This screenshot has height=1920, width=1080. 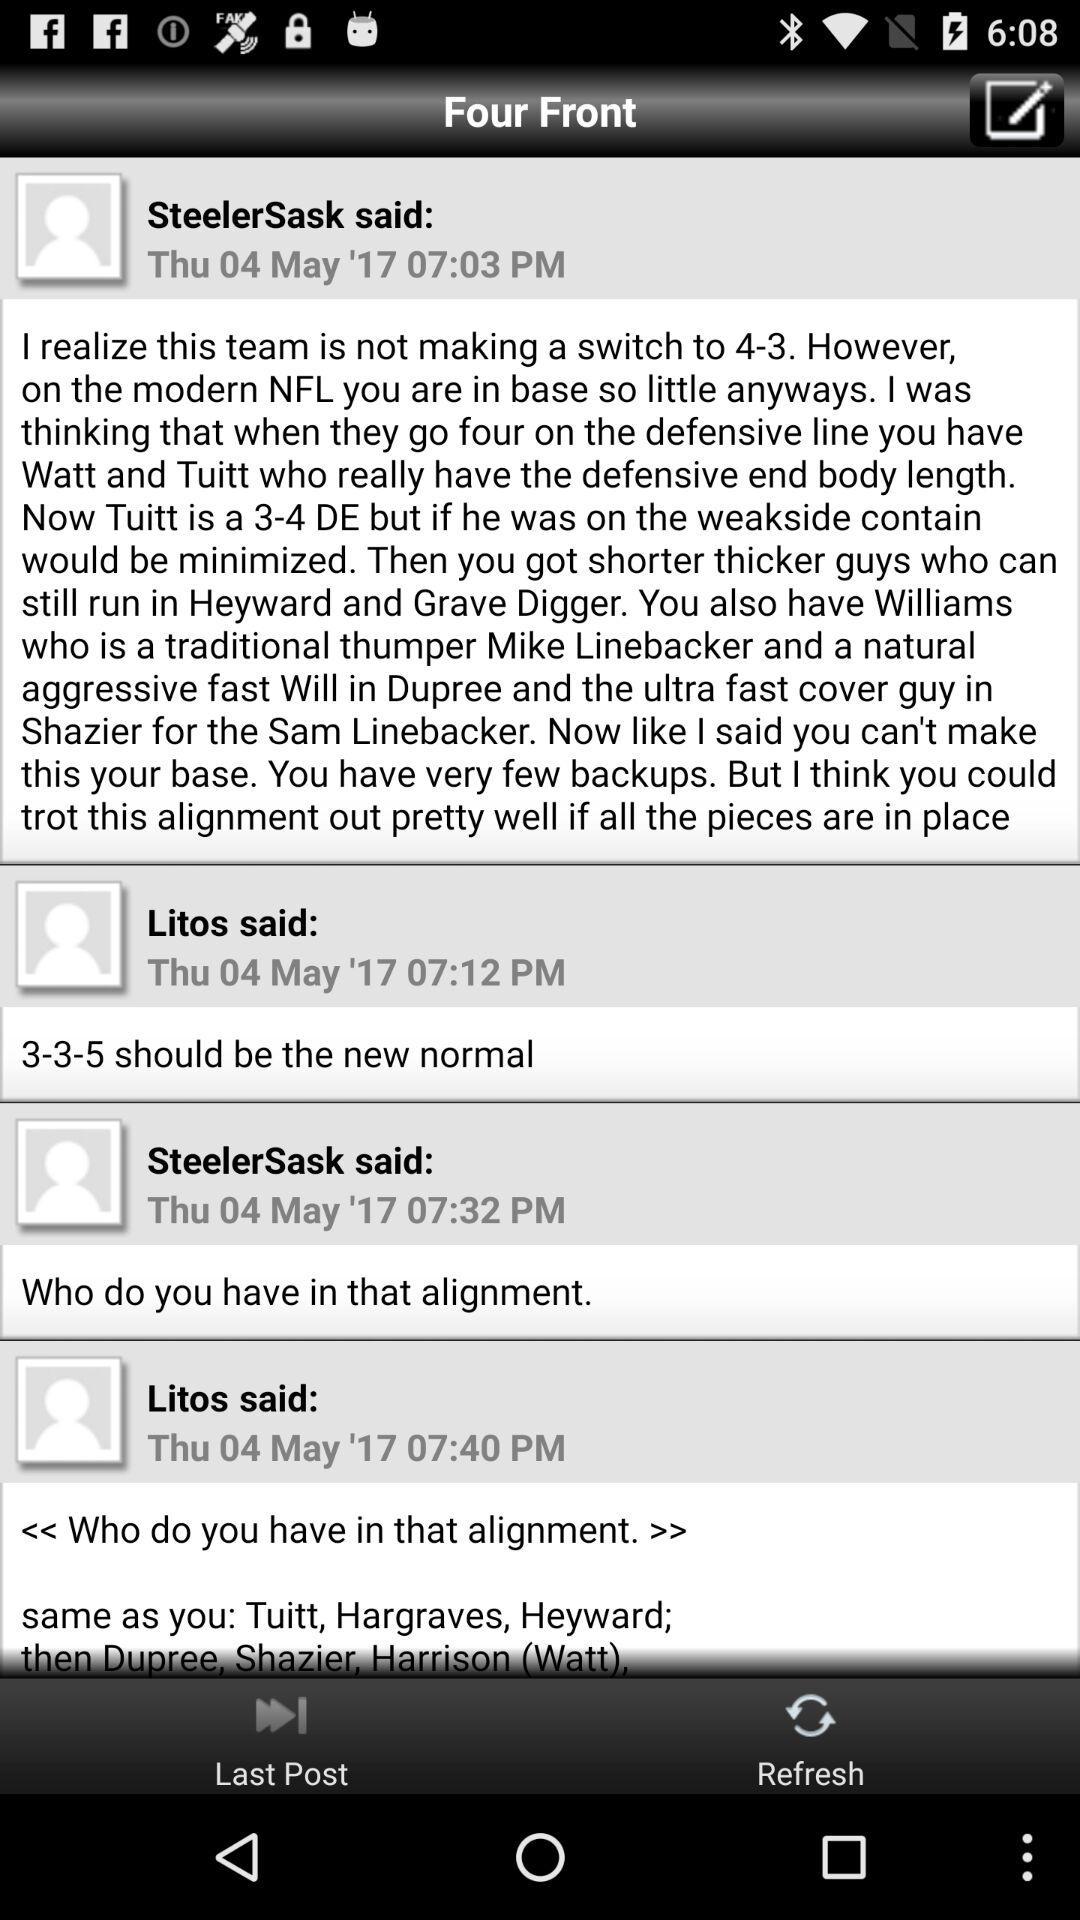 I want to click on search profile, so click(x=72, y=938).